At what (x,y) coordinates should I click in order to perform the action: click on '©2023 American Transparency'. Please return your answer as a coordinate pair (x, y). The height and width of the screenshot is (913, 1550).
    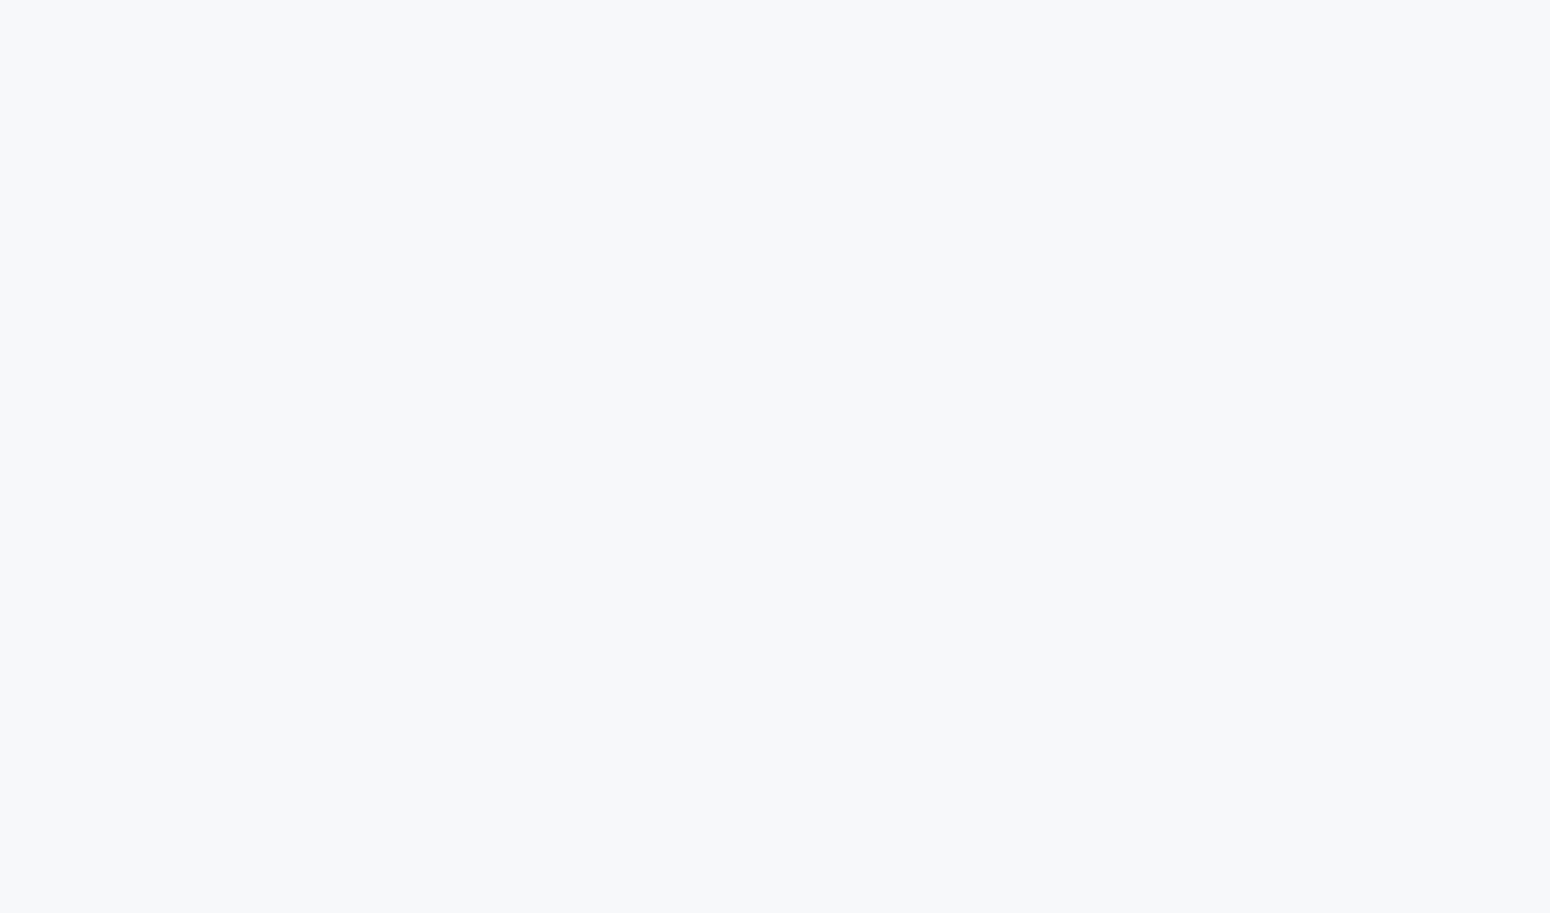
    Looking at the image, I should click on (774, 851).